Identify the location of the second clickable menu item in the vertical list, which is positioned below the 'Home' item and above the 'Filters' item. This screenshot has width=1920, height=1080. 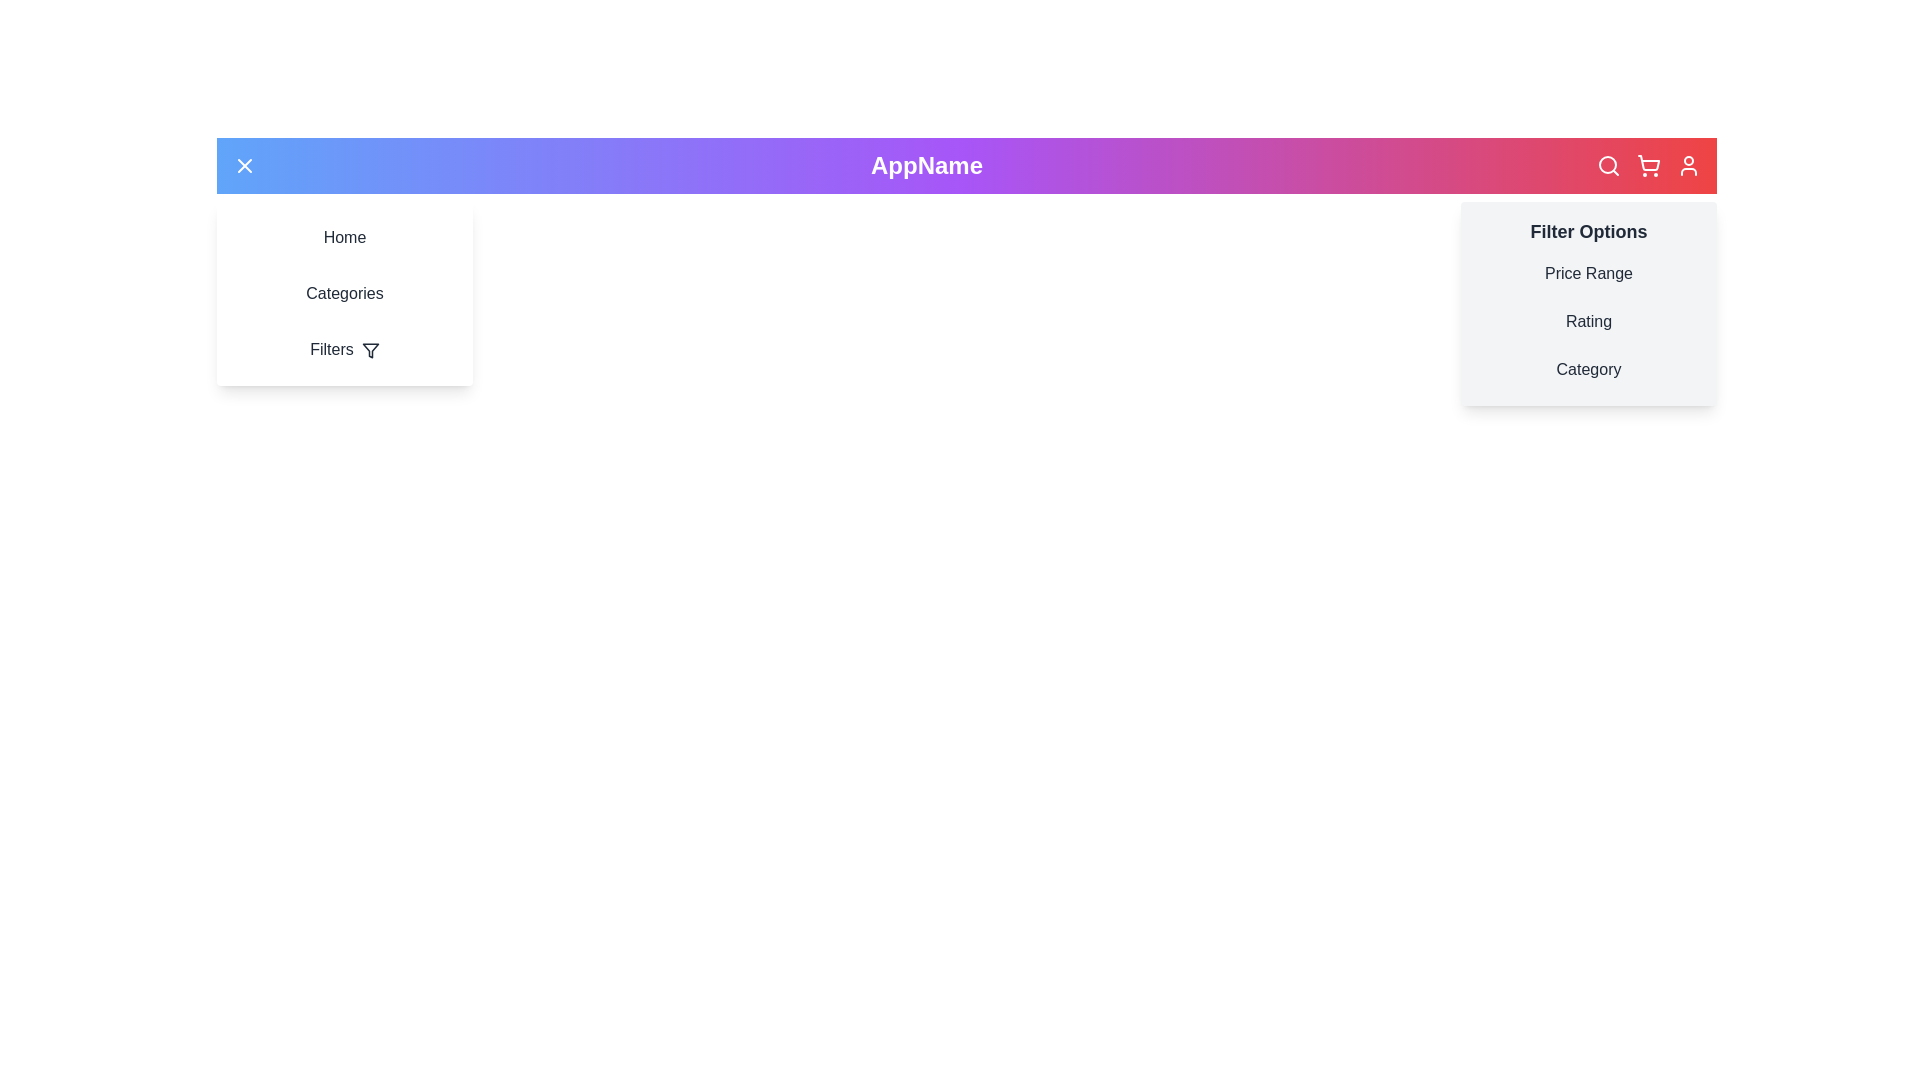
(345, 293).